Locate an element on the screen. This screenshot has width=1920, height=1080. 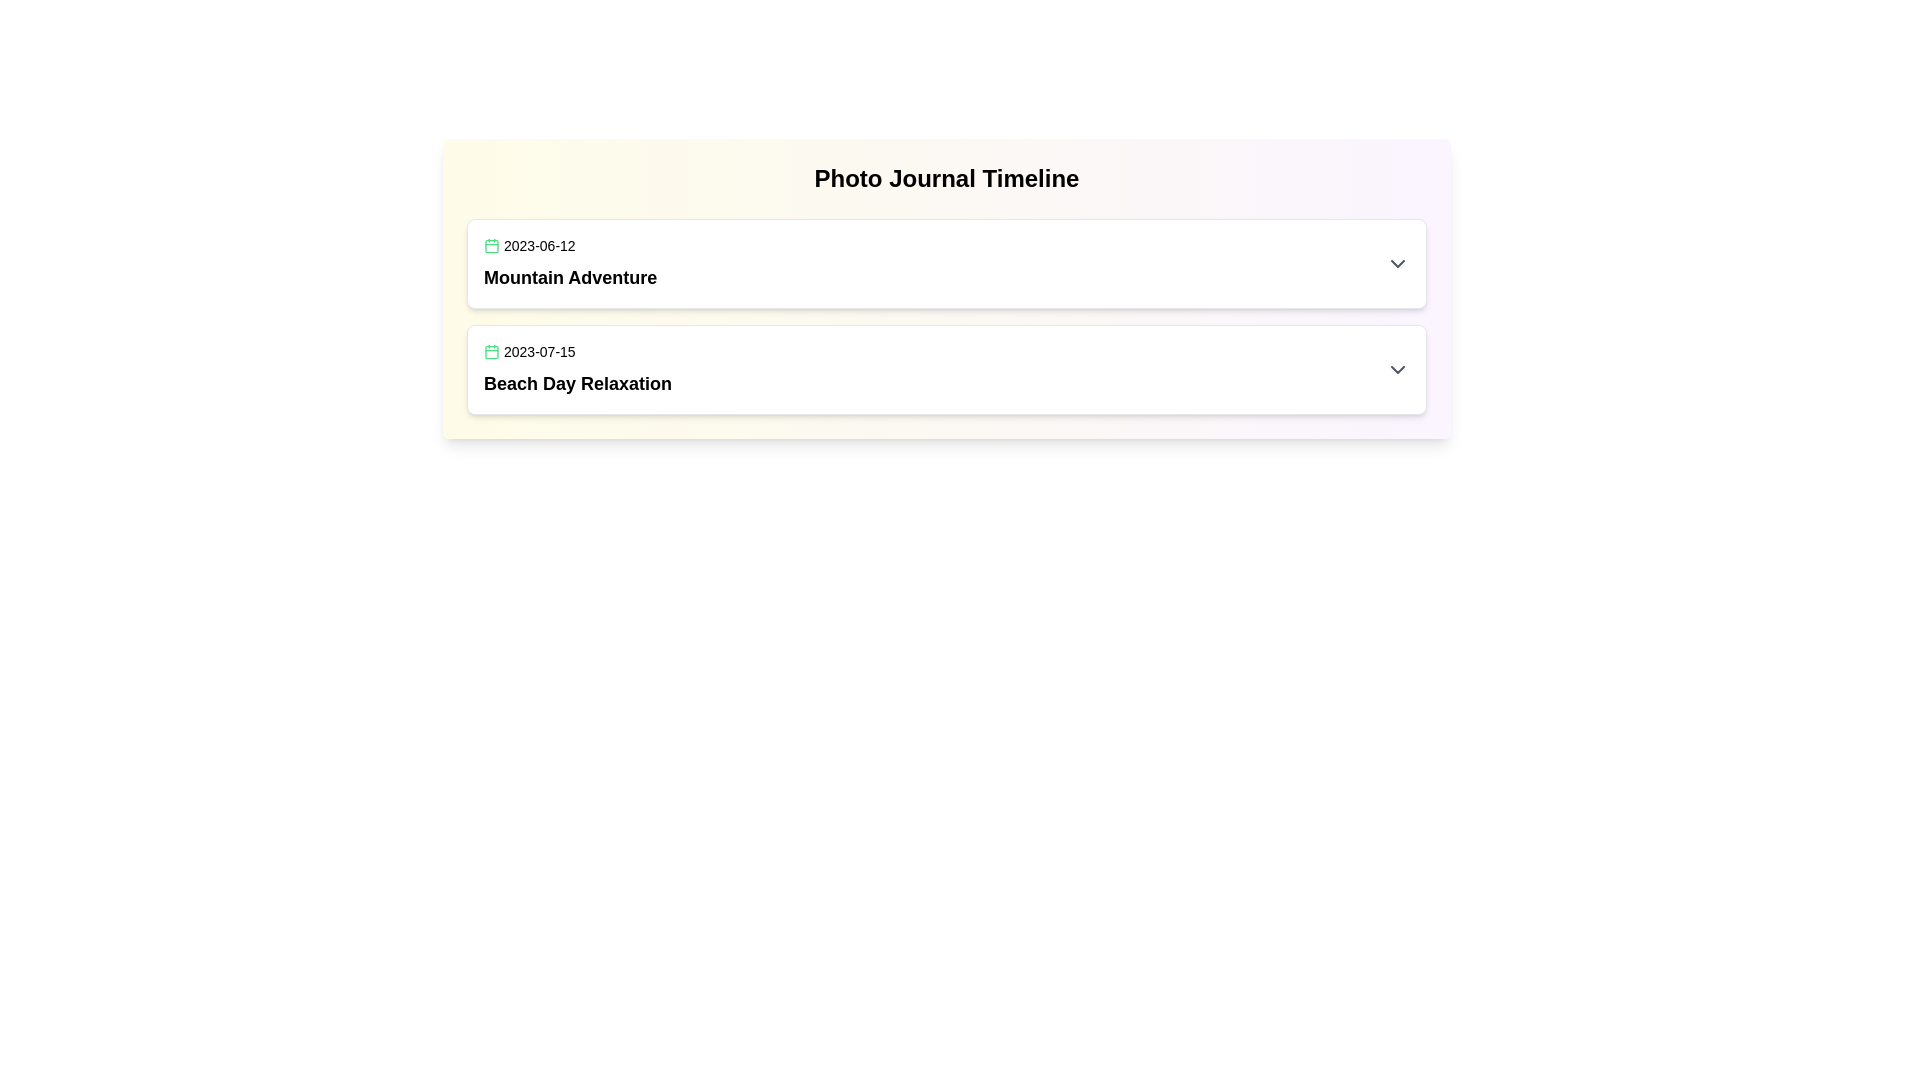
the Dropdown indicator (chevron icon) is located at coordinates (1396, 370).